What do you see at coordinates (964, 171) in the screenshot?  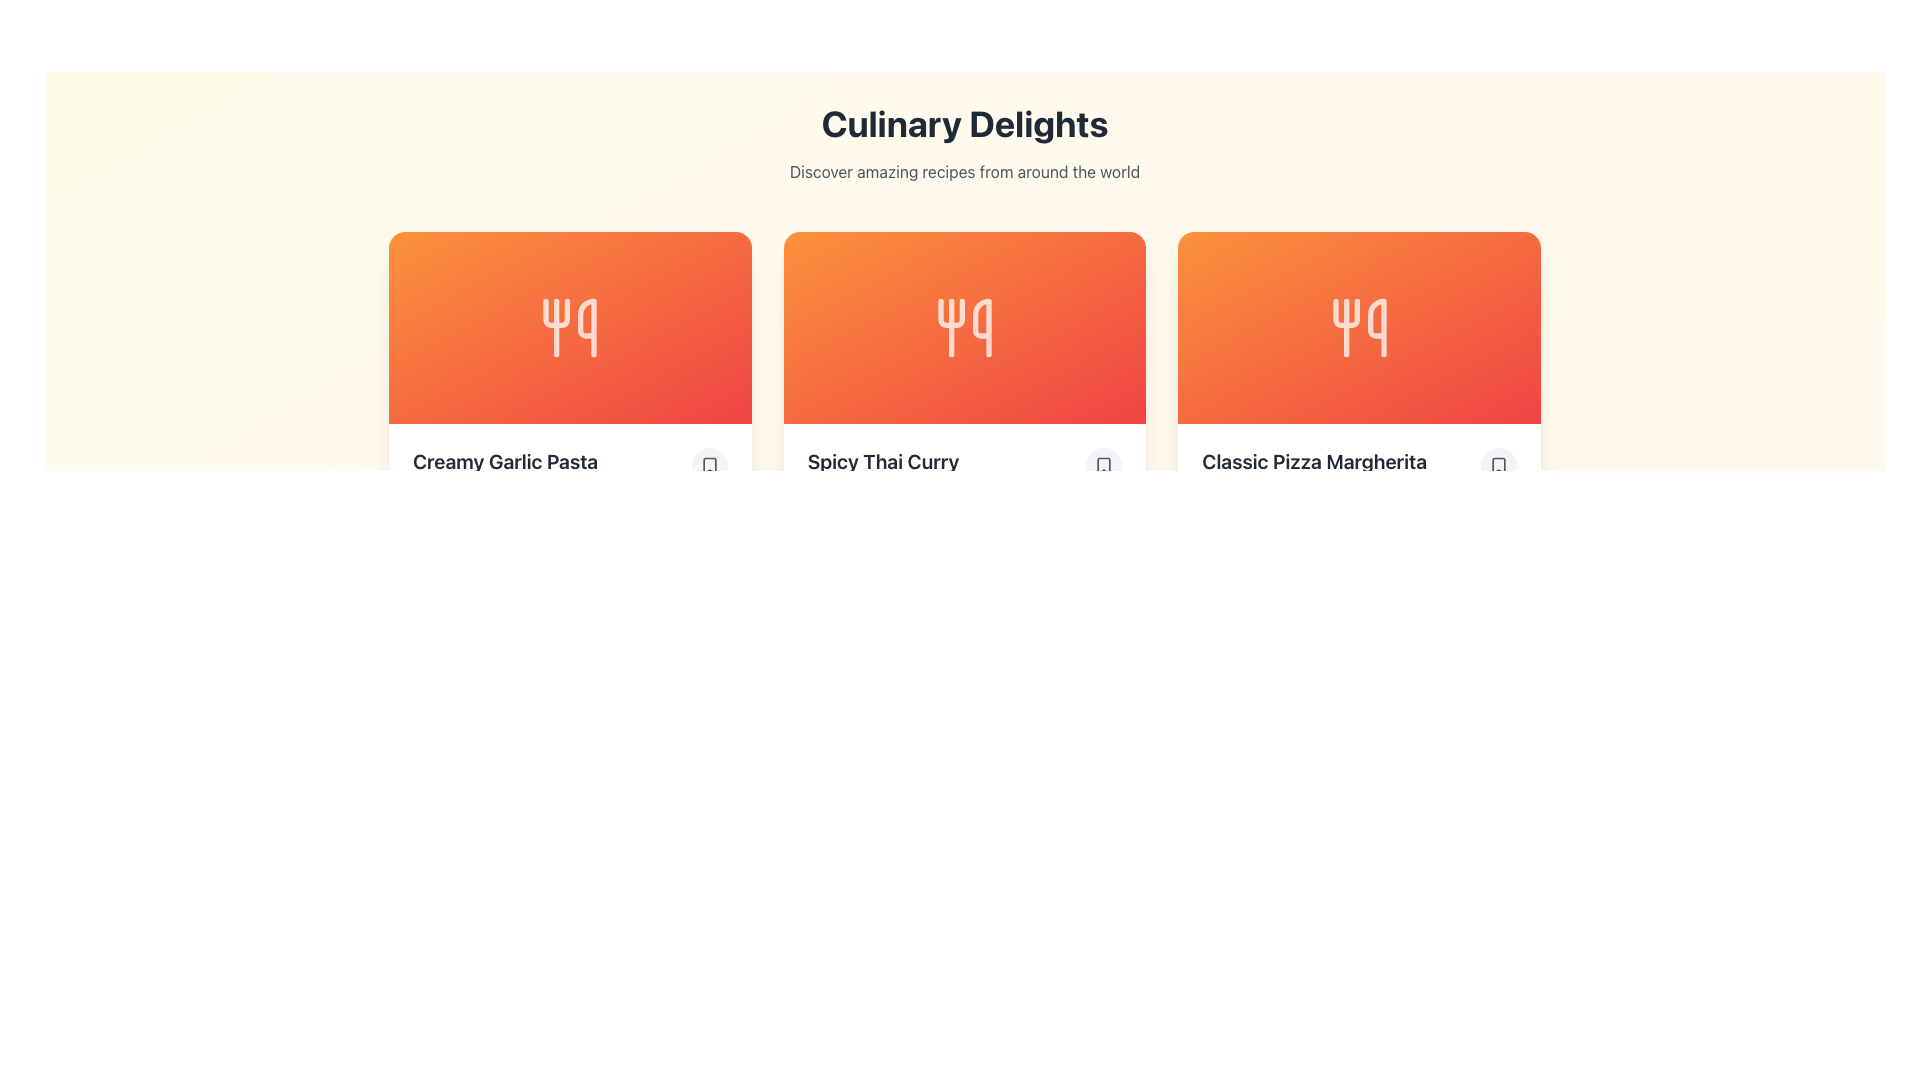 I see `the text element displaying 'Discover amazing recipes from around the world', which is located directly below the 'Culinary Delights' heading` at bounding box center [964, 171].